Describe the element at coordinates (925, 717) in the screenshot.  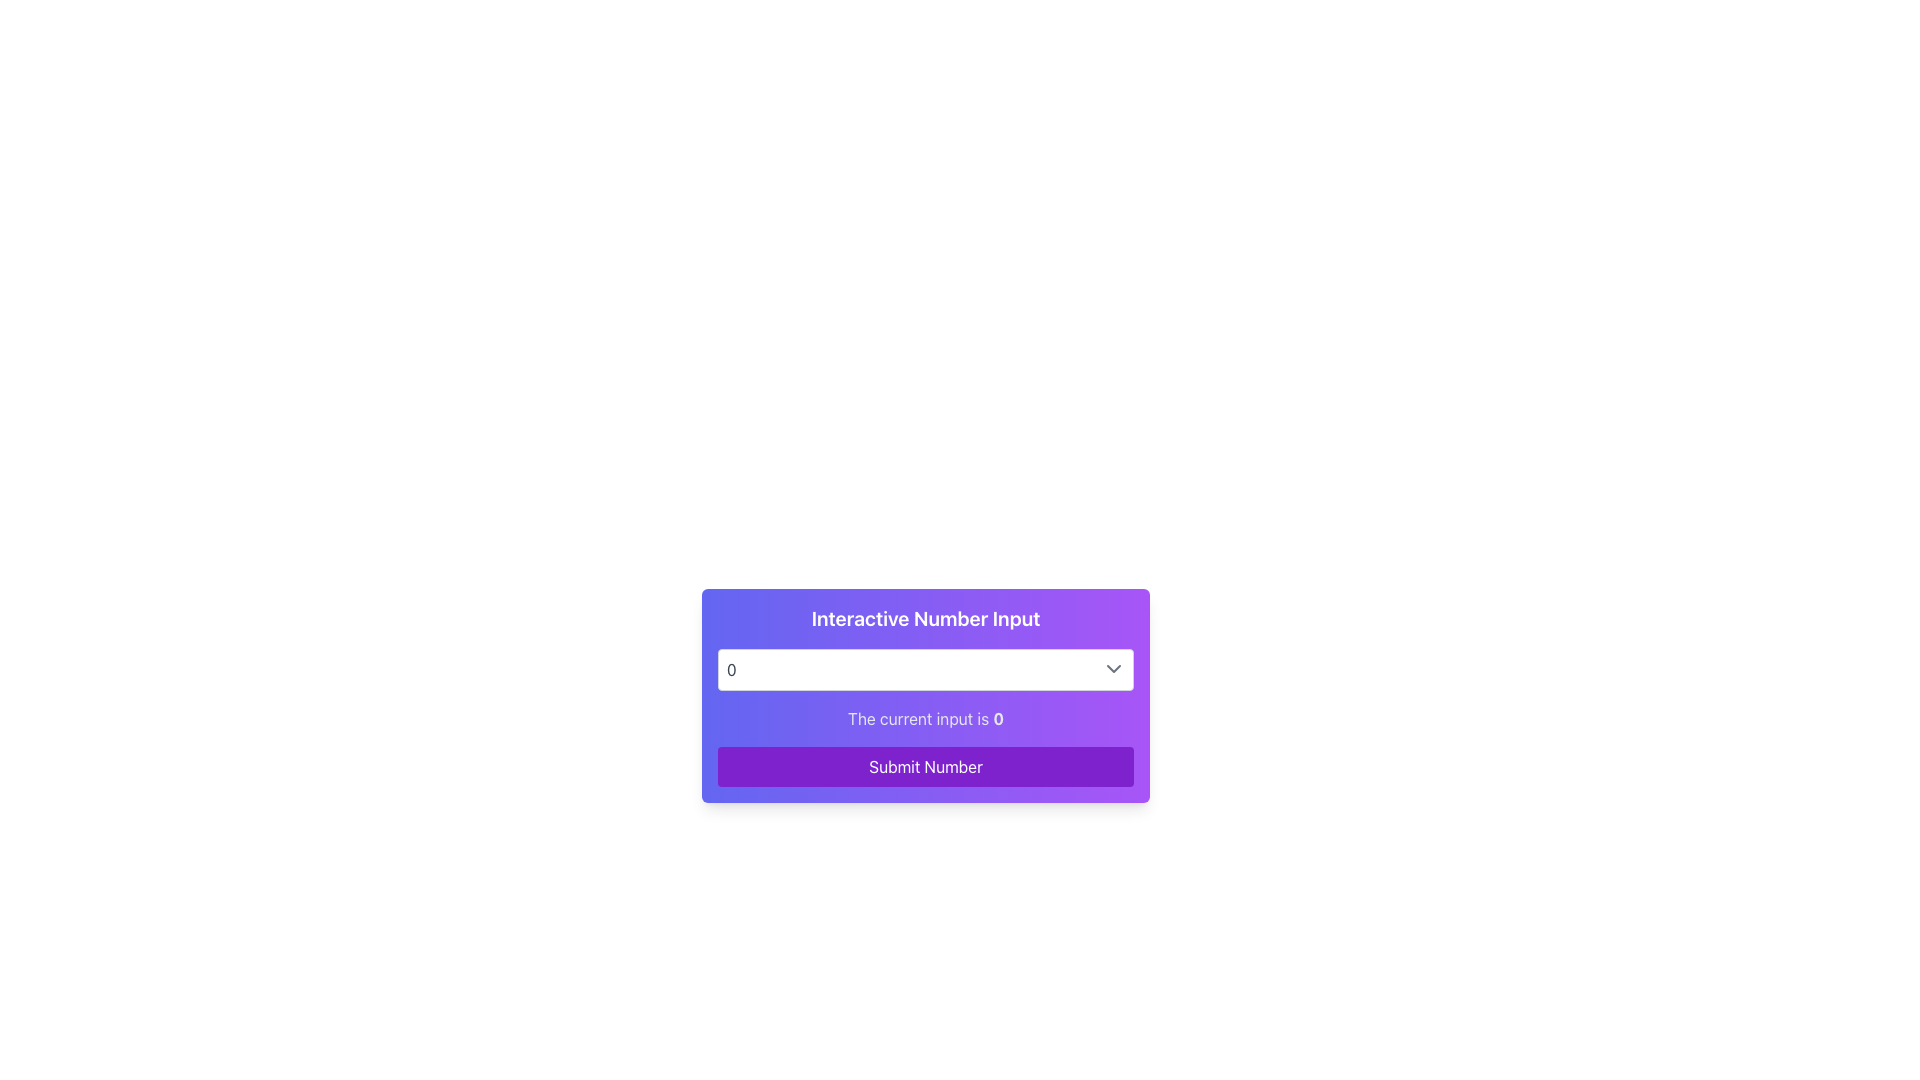
I see `the Static Text that displays the current value of user input, located below the text box and above the 'Submit Number' button` at that location.